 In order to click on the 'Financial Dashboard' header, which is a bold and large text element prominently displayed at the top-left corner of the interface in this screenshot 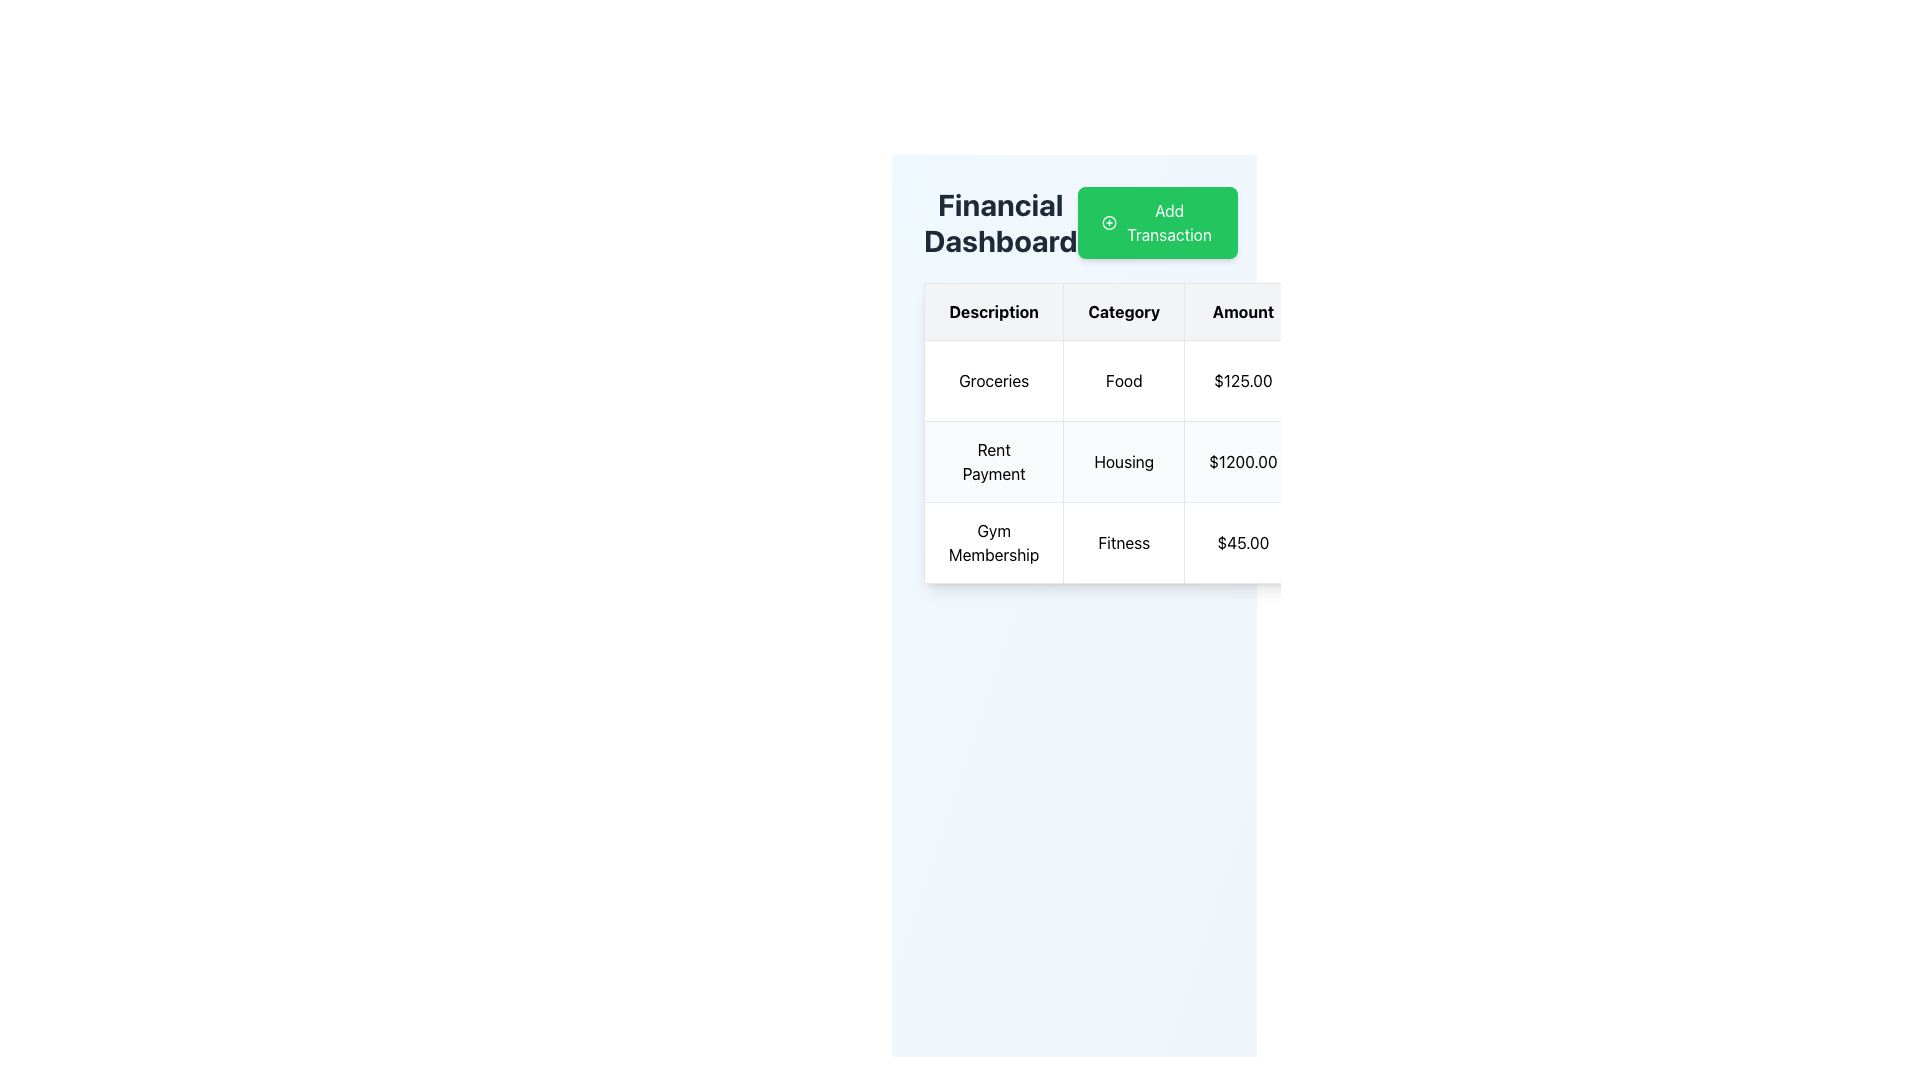, I will do `click(1000, 223)`.